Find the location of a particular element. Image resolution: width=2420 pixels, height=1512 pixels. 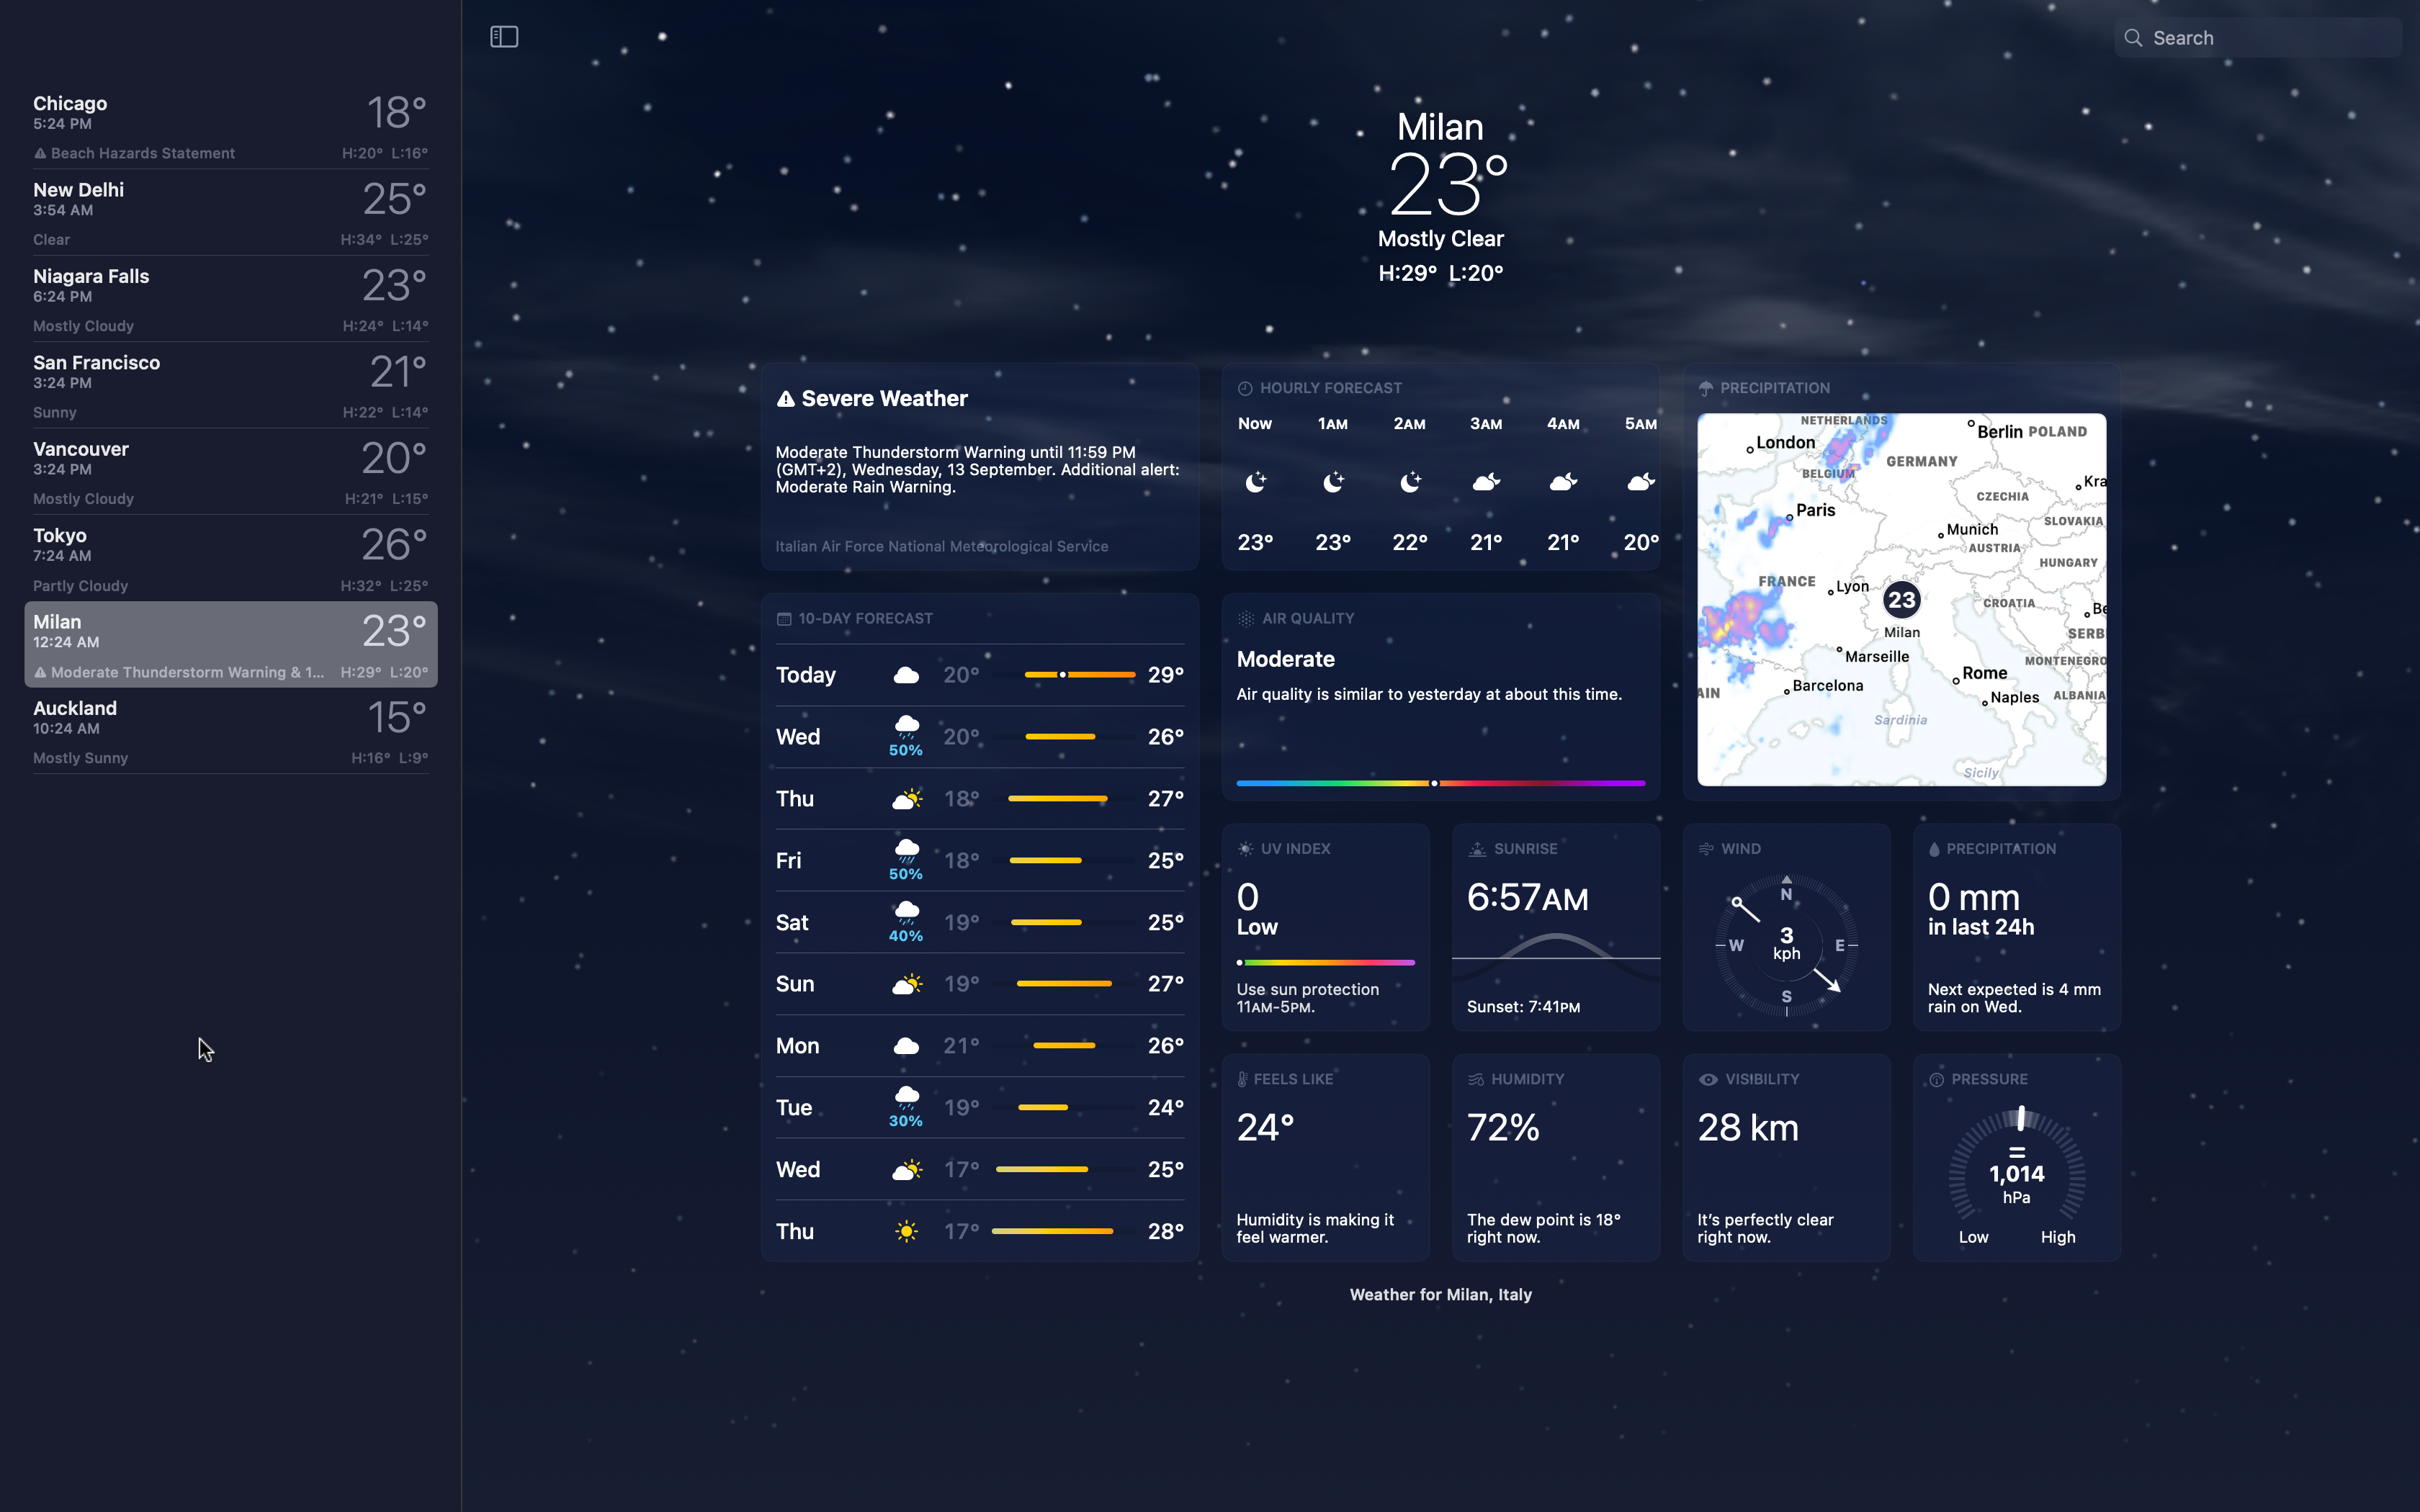

Check New Delhi"s climate is located at coordinates (229, 212).